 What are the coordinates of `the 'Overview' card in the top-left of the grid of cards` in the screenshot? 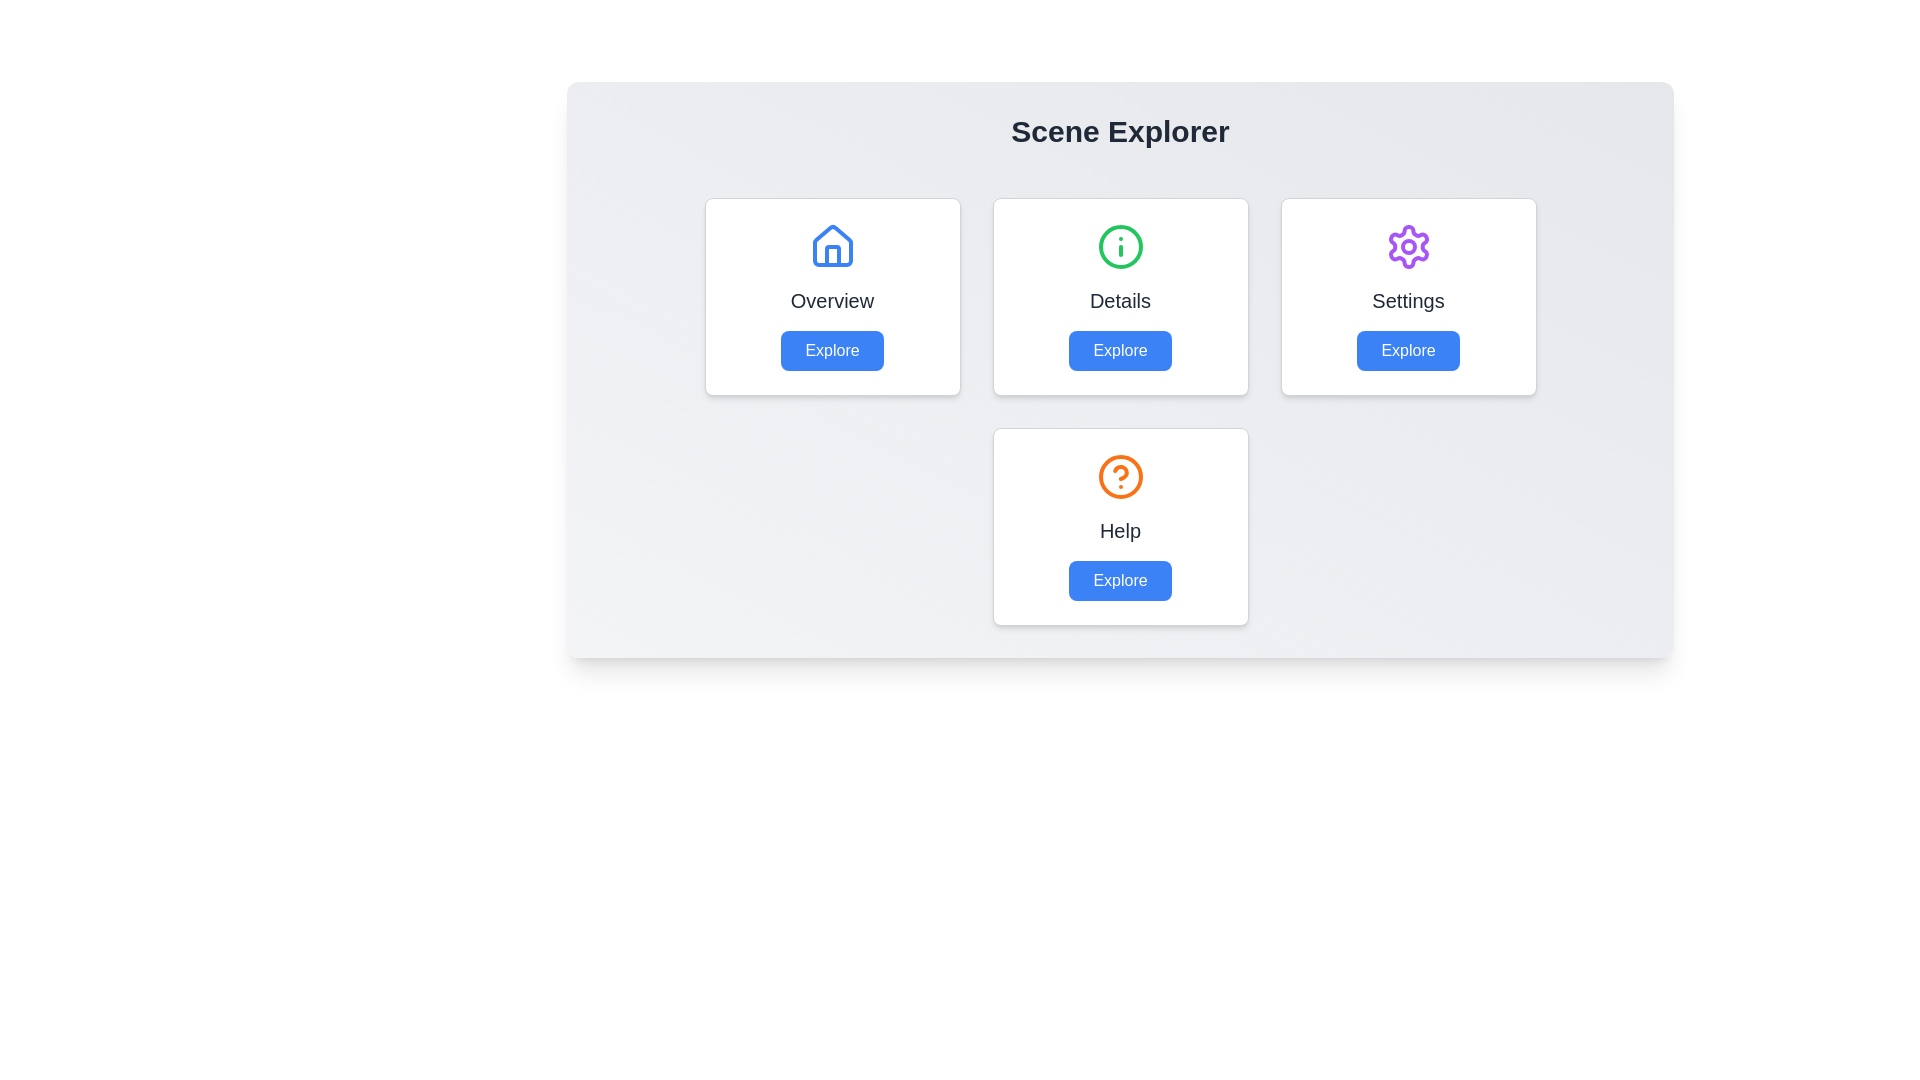 It's located at (832, 297).